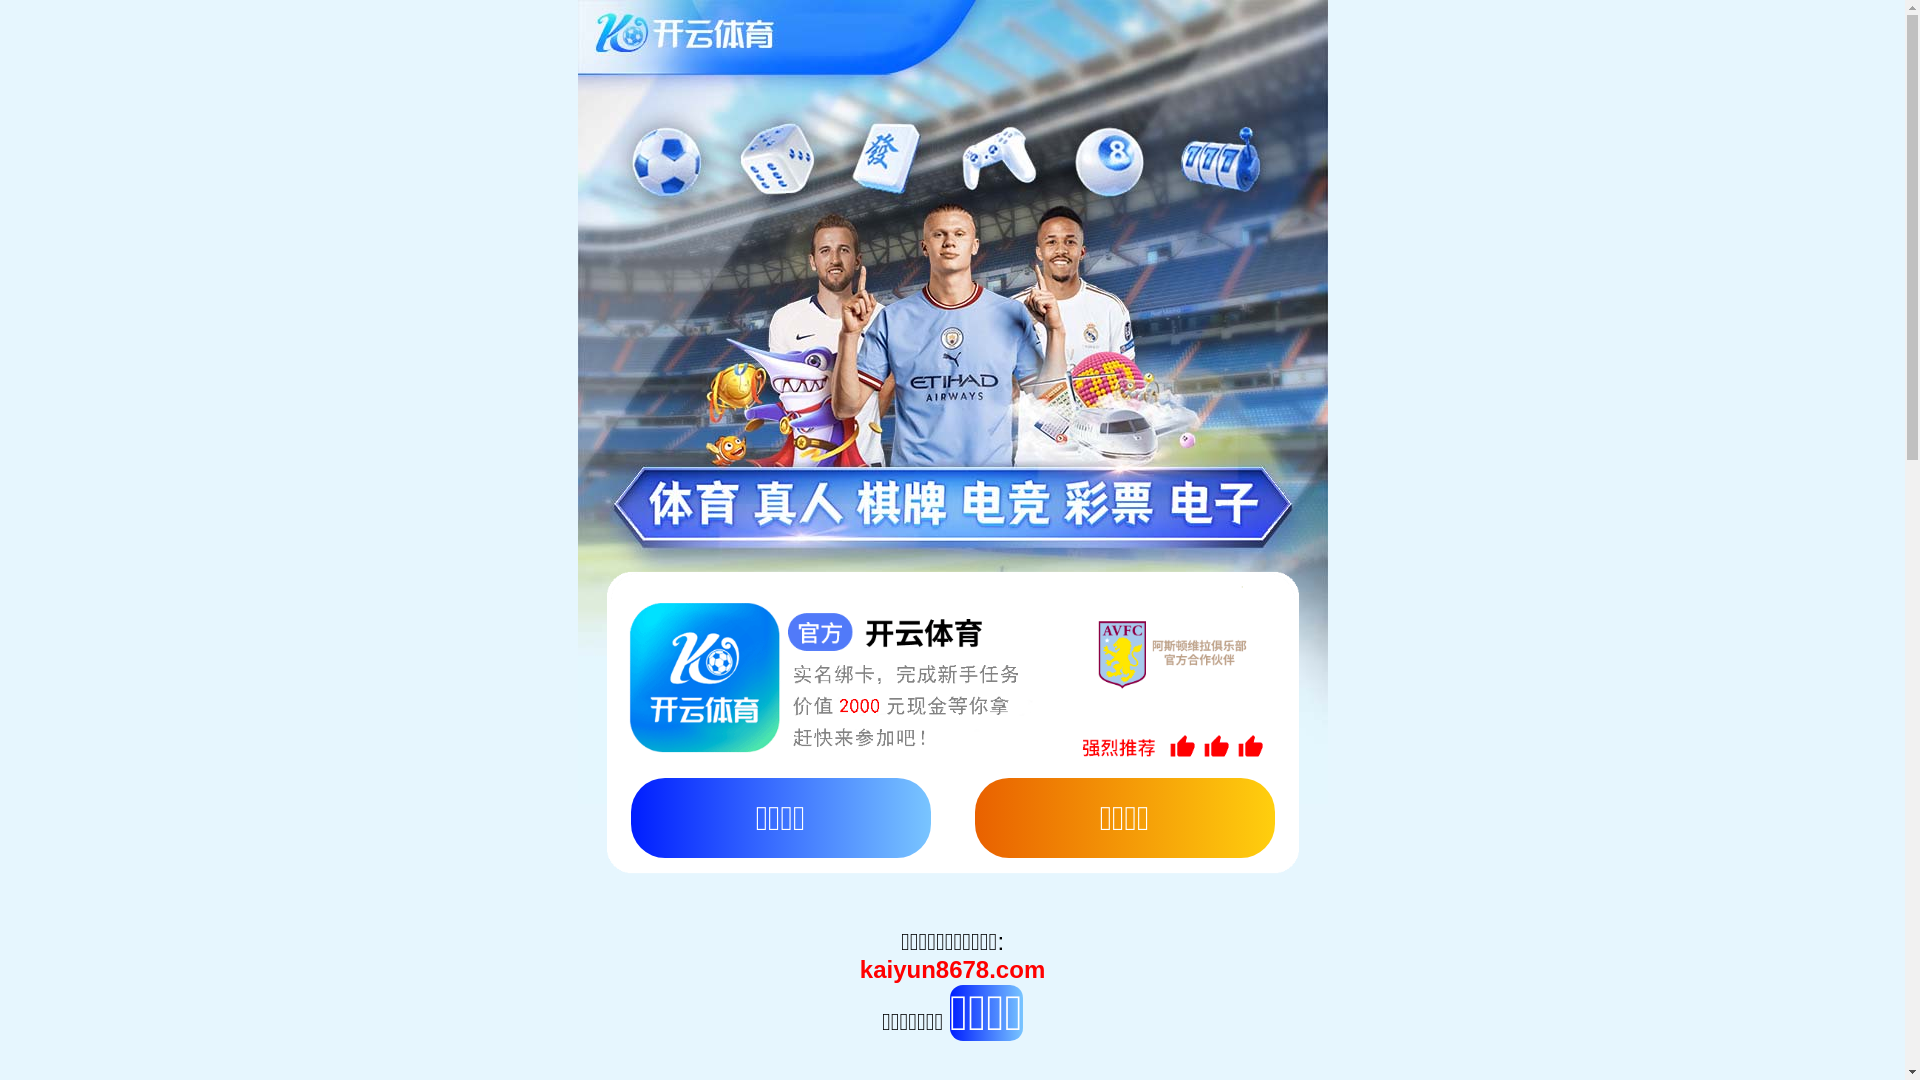 This screenshot has width=1920, height=1080. I want to click on 'ENGLISH', so click(395, 34).